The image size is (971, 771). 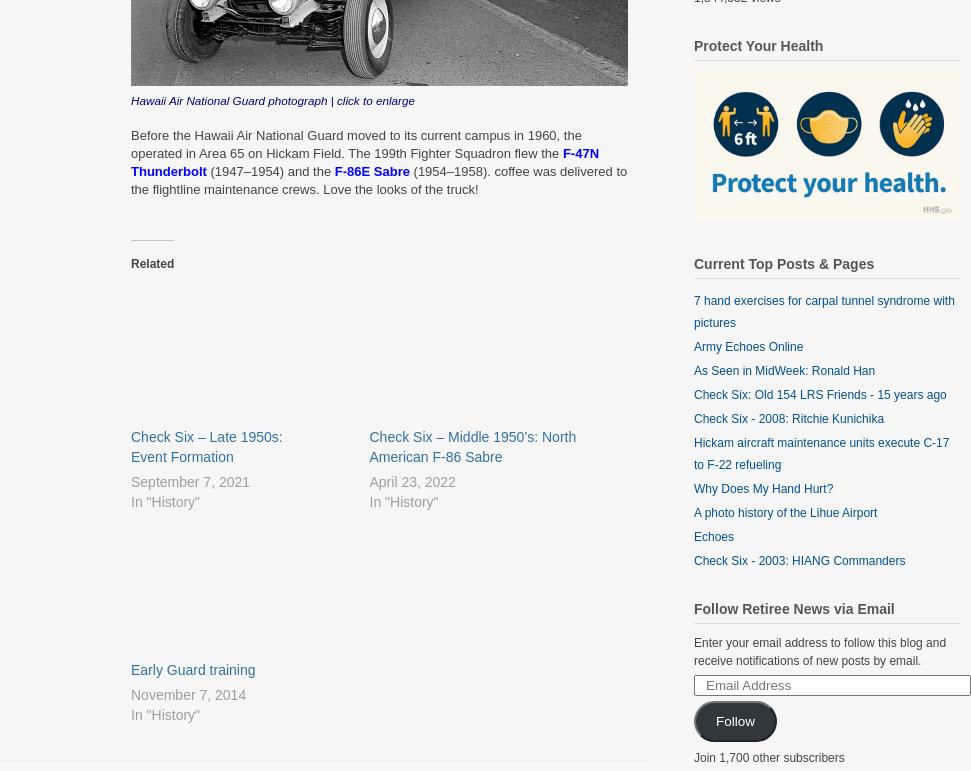 I want to click on 'Follow Retiree News via Email', so click(x=693, y=608).